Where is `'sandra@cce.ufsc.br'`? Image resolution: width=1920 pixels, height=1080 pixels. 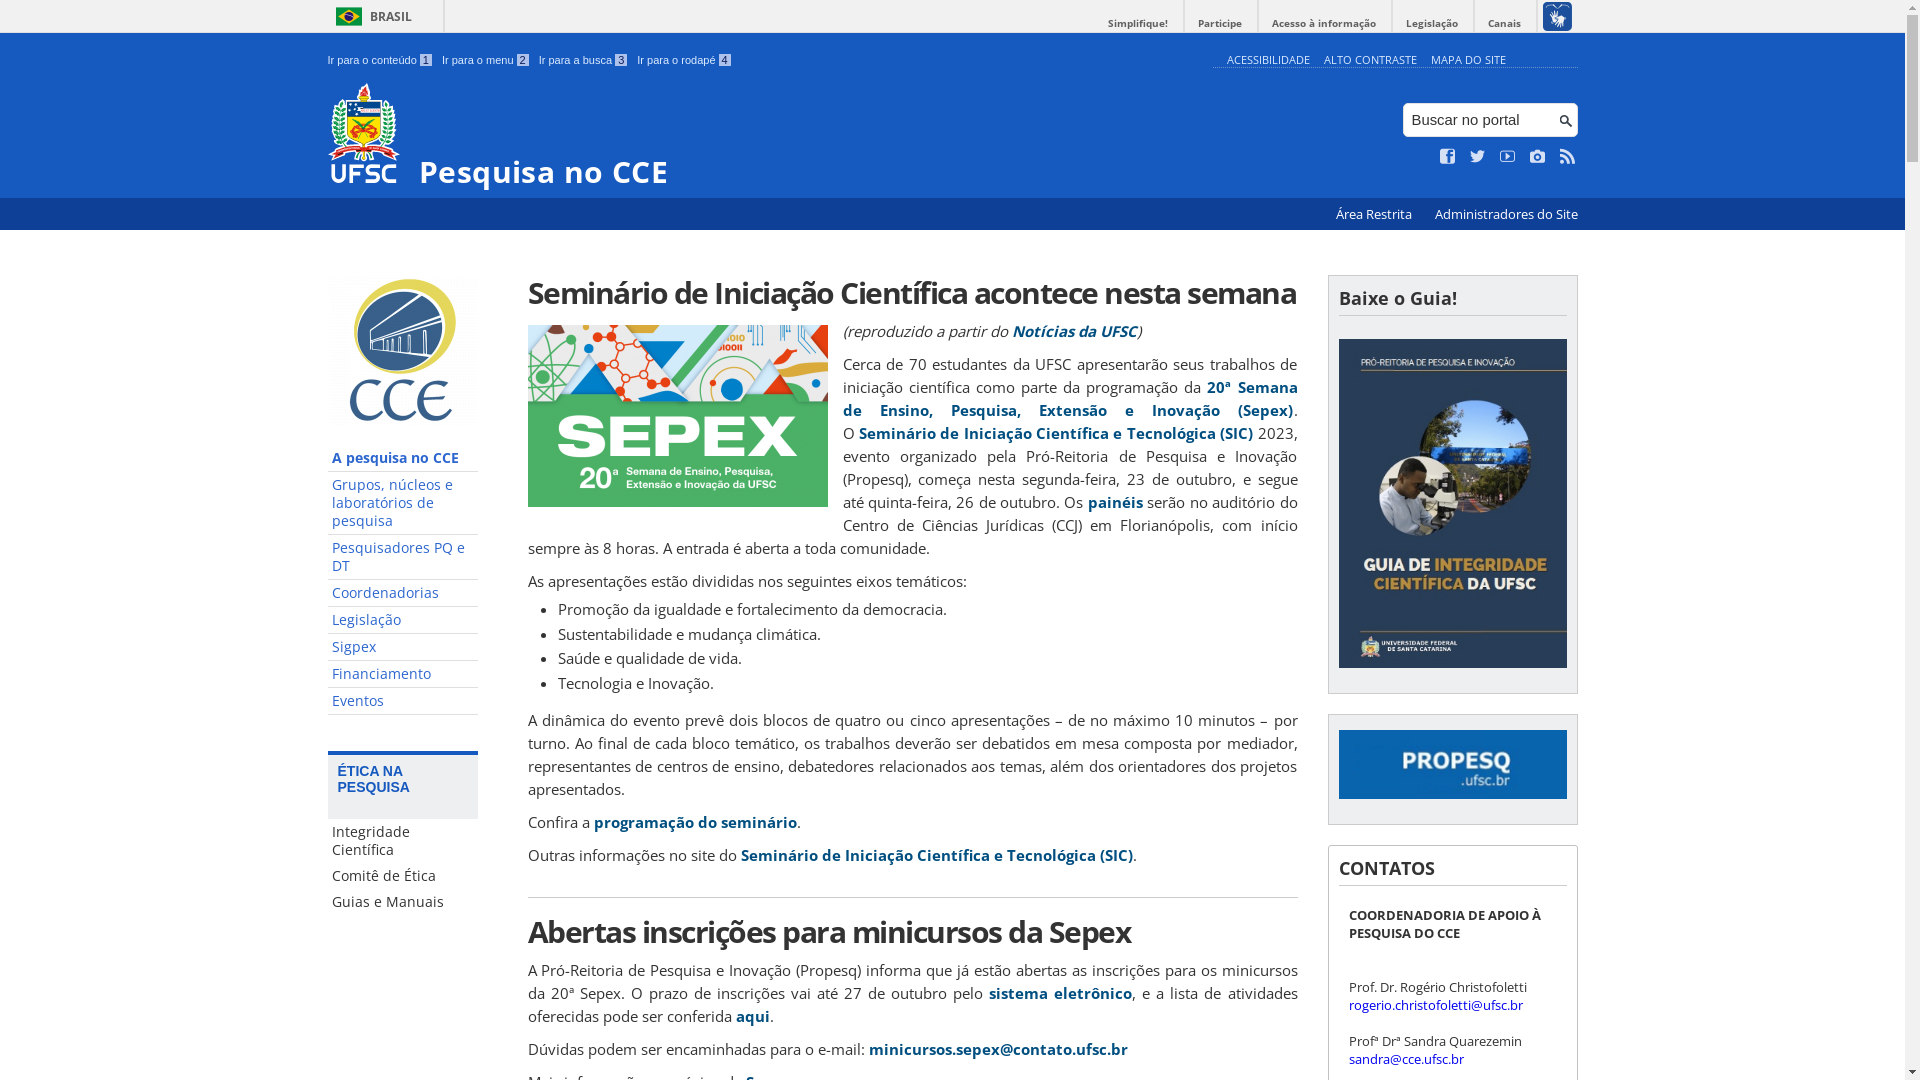 'sandra@cce.ufsc.br' is located at coordinates (1348, 1058).